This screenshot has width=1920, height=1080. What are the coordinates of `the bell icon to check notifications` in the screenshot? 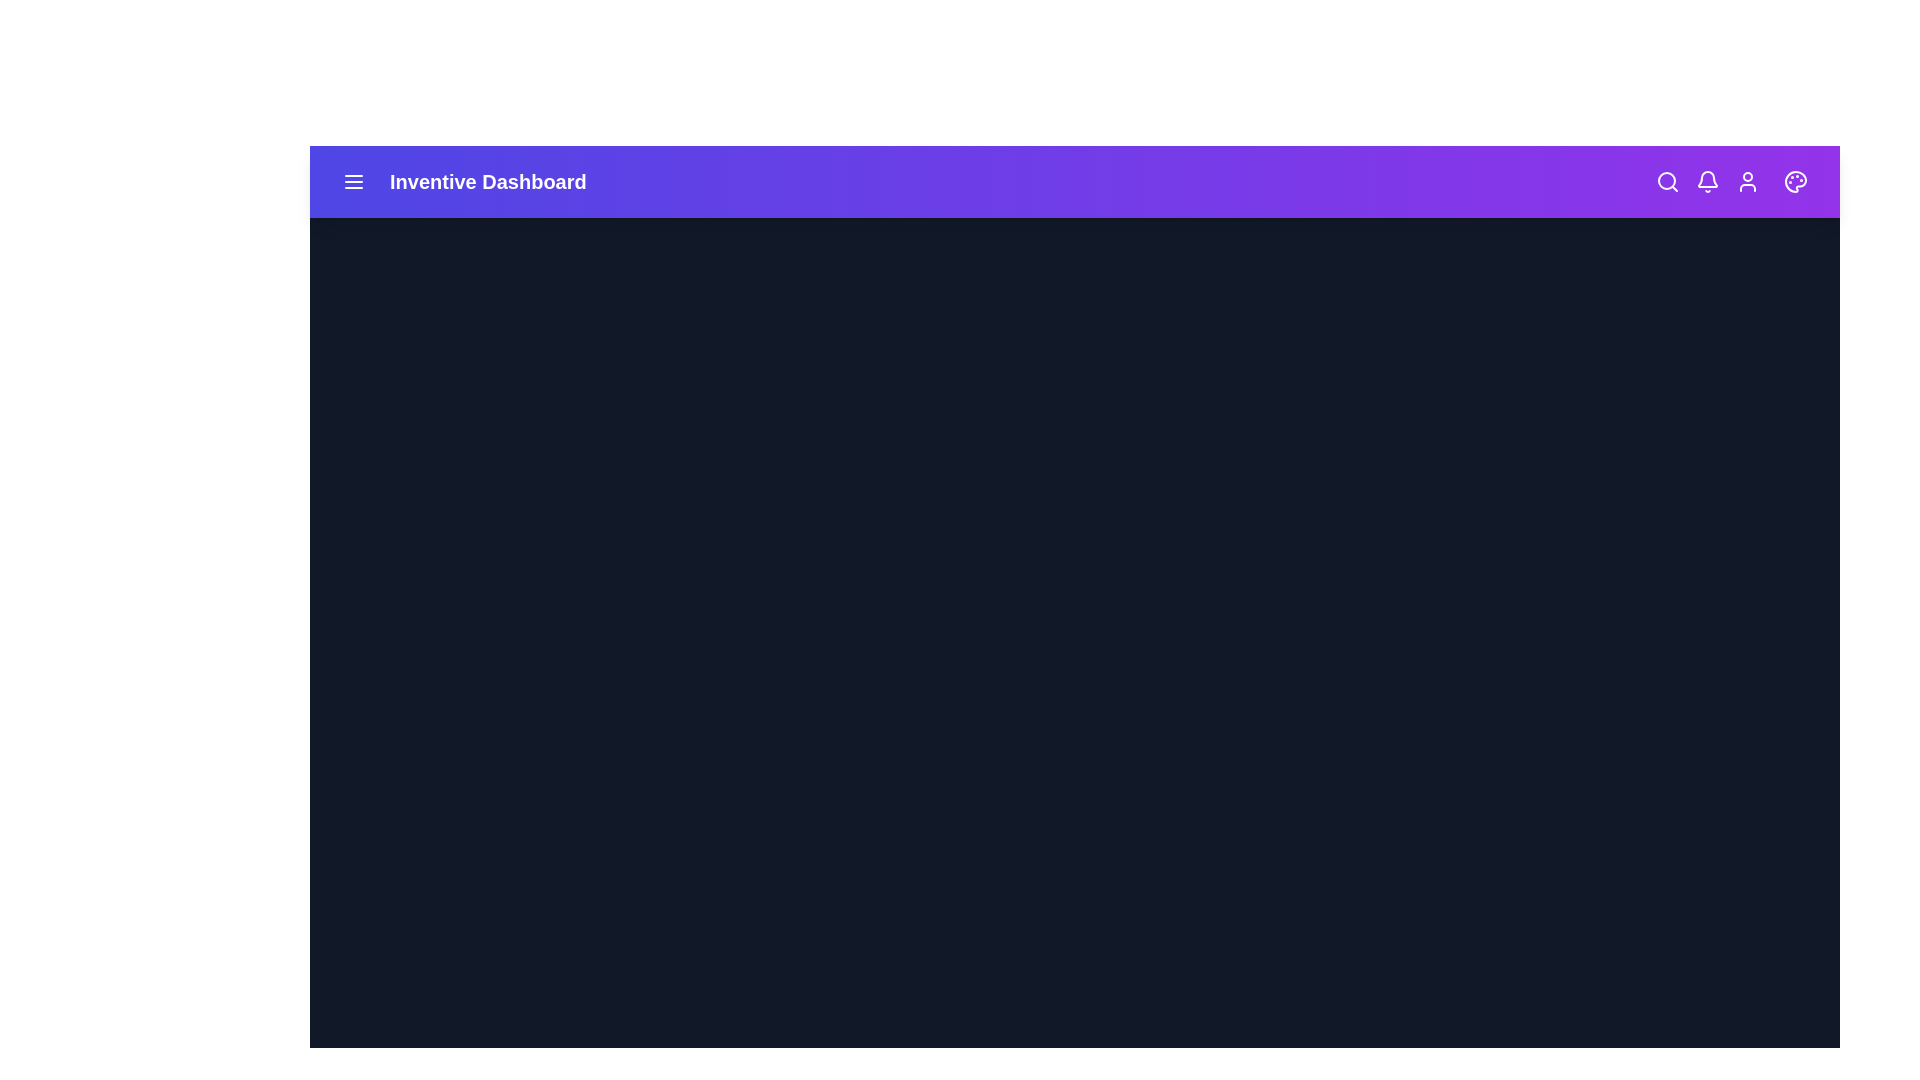 It's located at (1707, 181).